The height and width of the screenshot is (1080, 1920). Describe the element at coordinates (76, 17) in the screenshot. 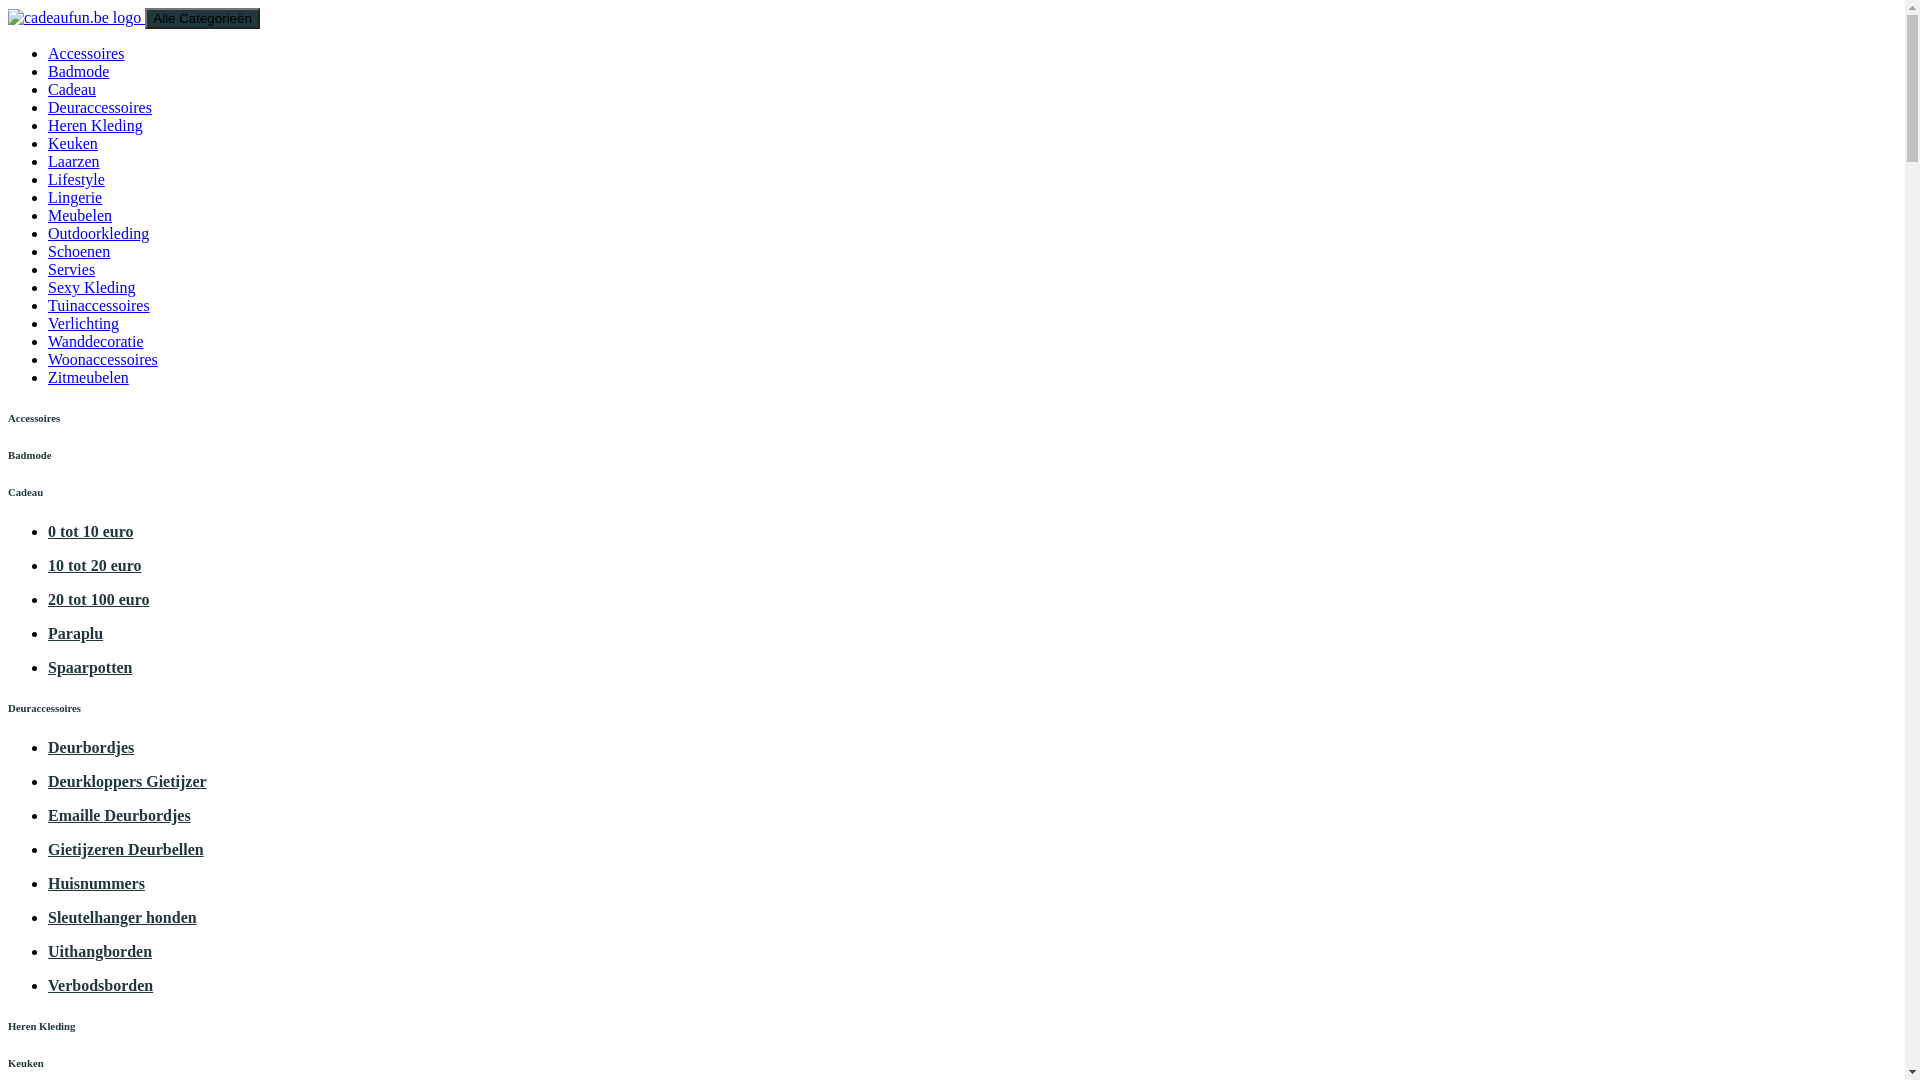

I see `'Terug naar cadeaufun.be home'` at that location.